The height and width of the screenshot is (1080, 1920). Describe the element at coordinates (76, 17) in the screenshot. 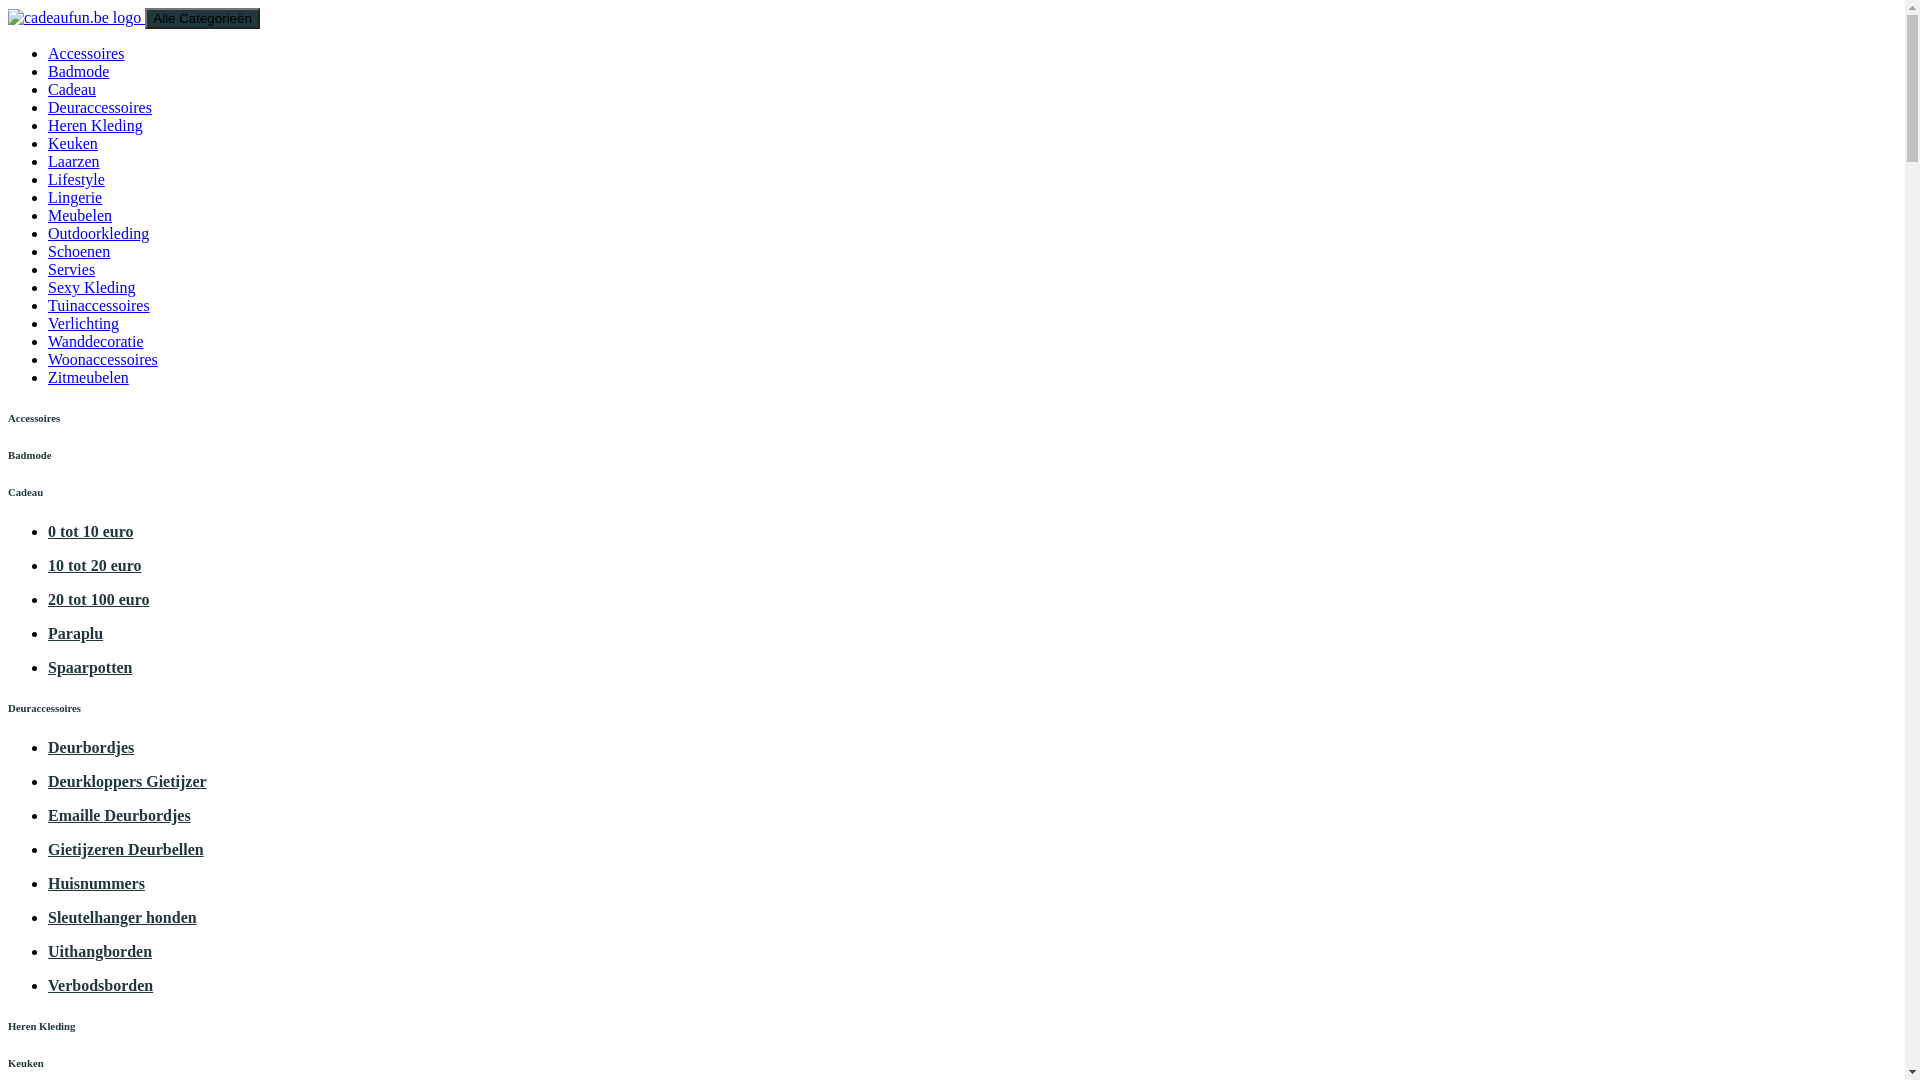

I see `'Terug naar cadeaufun.be home'` at that location.